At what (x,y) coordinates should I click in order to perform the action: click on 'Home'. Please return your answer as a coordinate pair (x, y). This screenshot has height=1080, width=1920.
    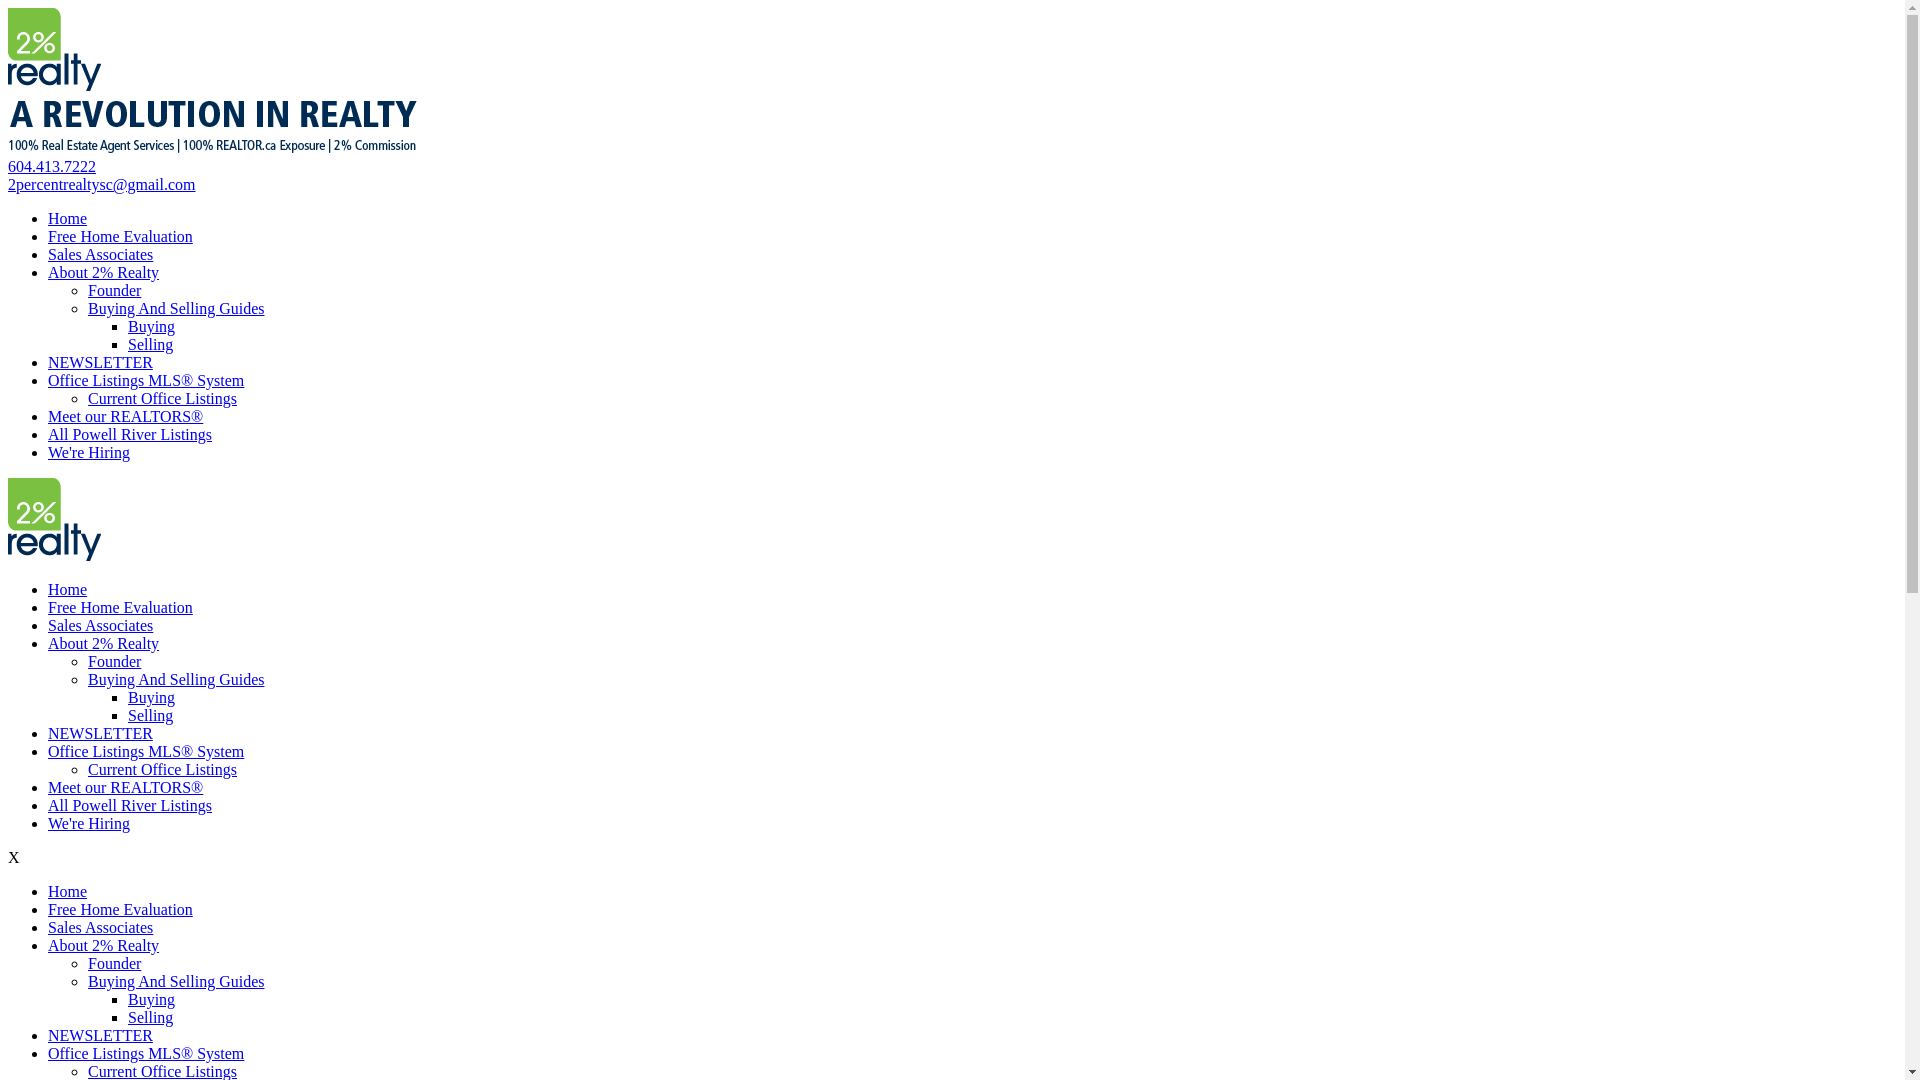
    Looking at the image, I should click on (48, 218).